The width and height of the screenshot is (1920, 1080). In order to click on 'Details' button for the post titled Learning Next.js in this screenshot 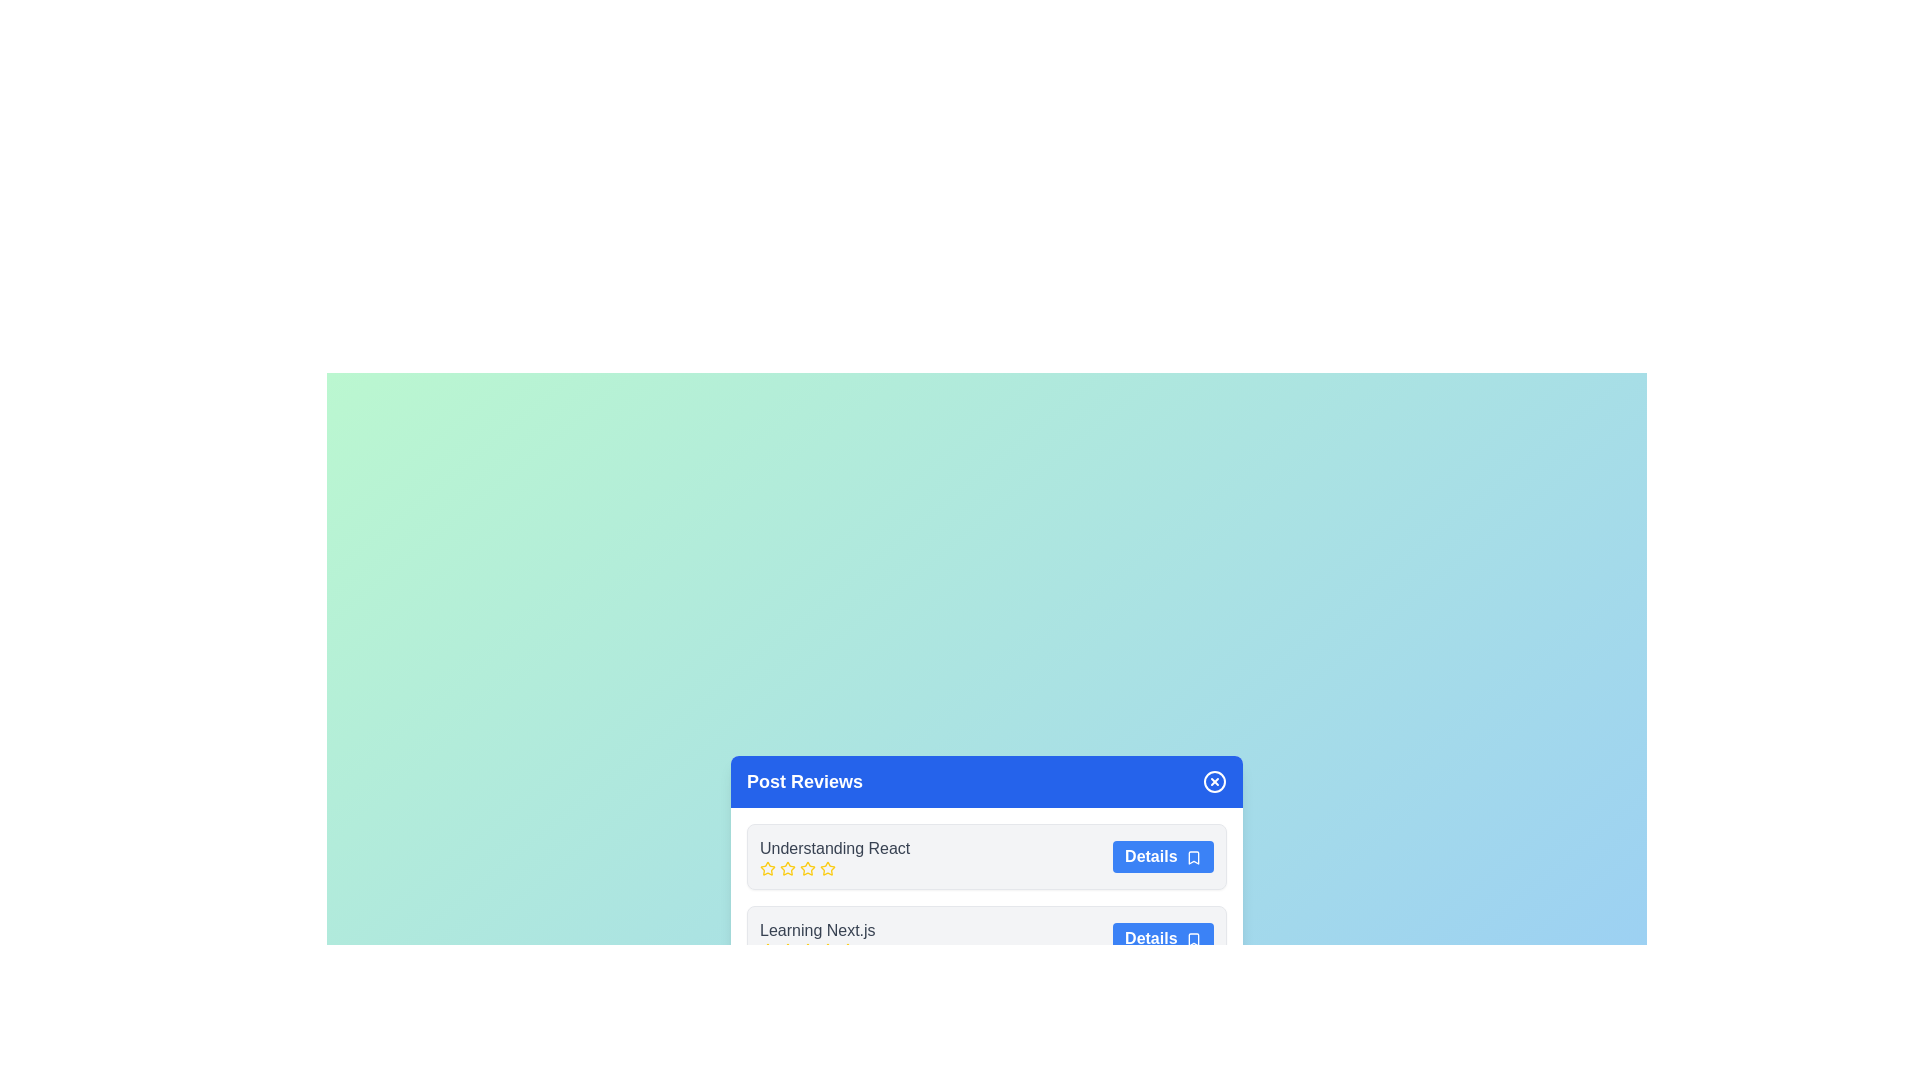, I will do `click(1163, 938)`.